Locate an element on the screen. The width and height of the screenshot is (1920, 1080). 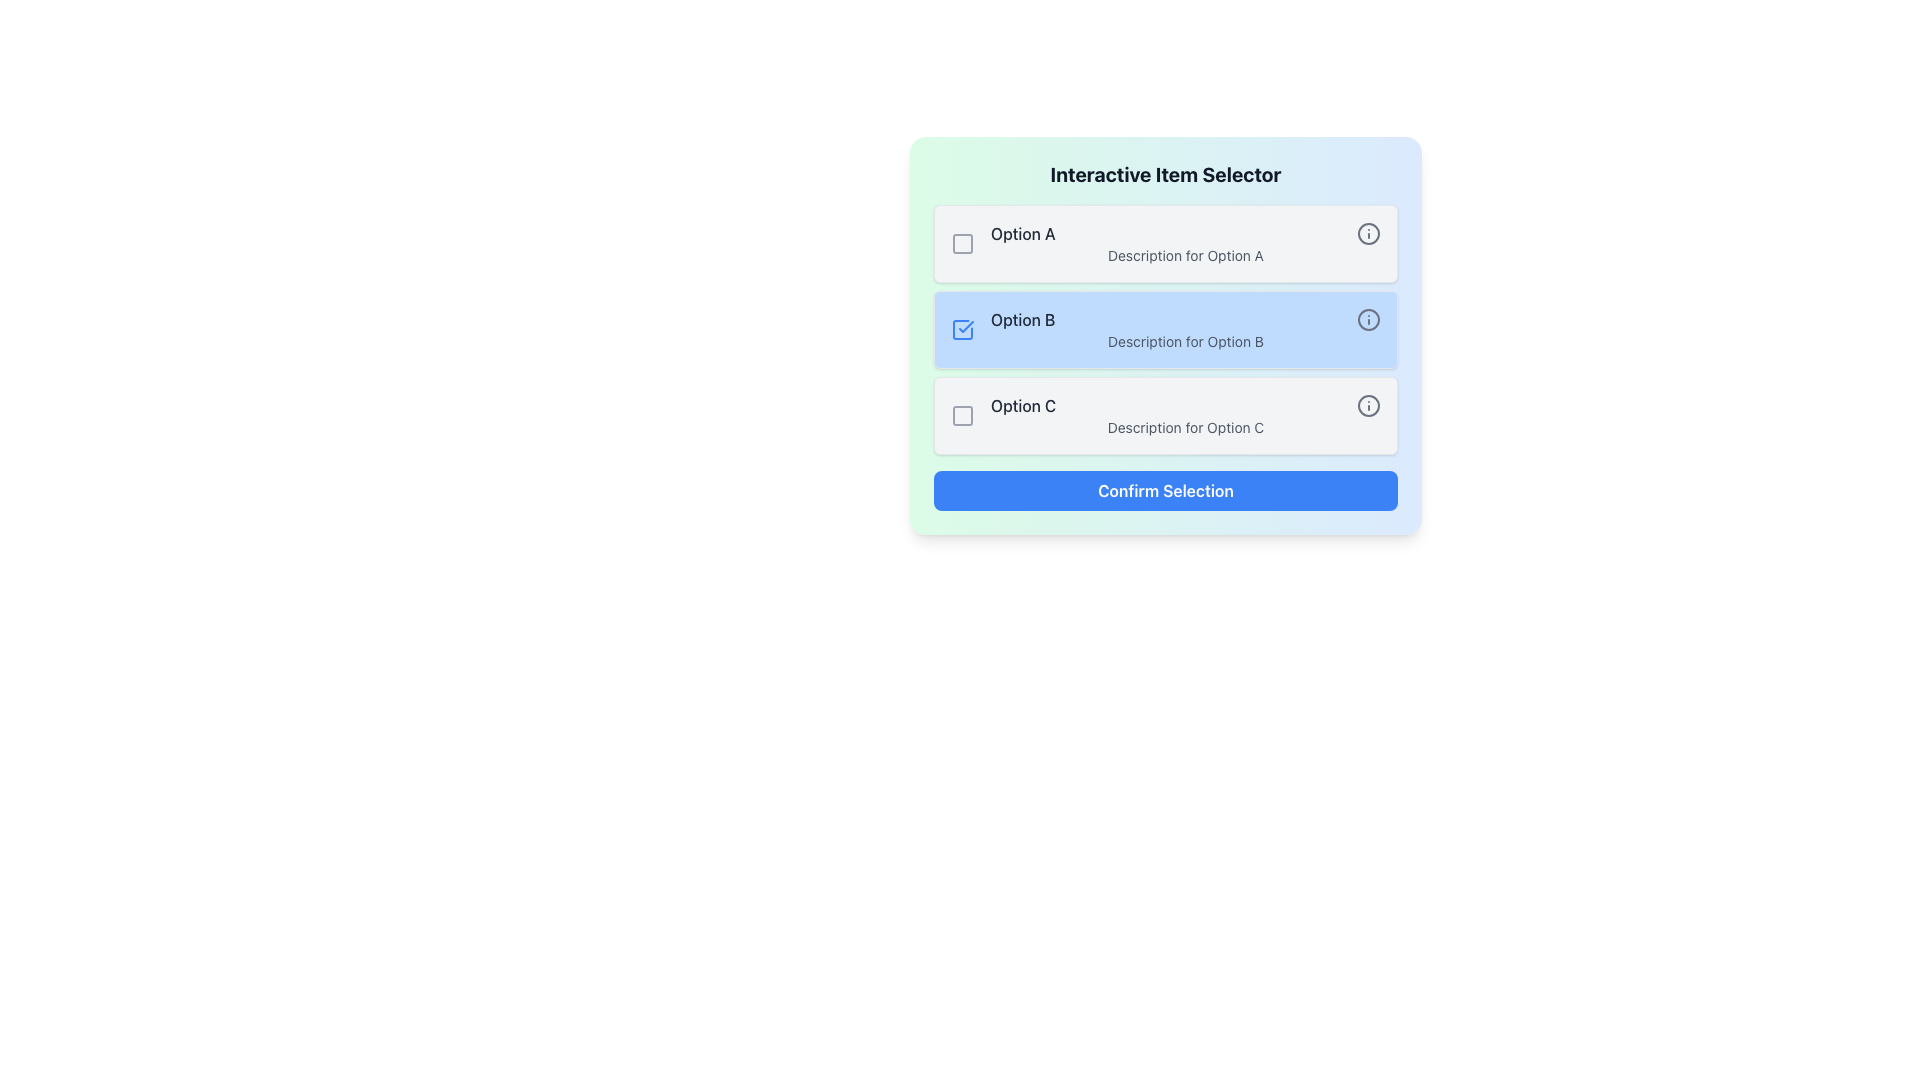
the checkbox of the Selectable List Item labeled 'Option B' is located at coordinates (1166, 329).